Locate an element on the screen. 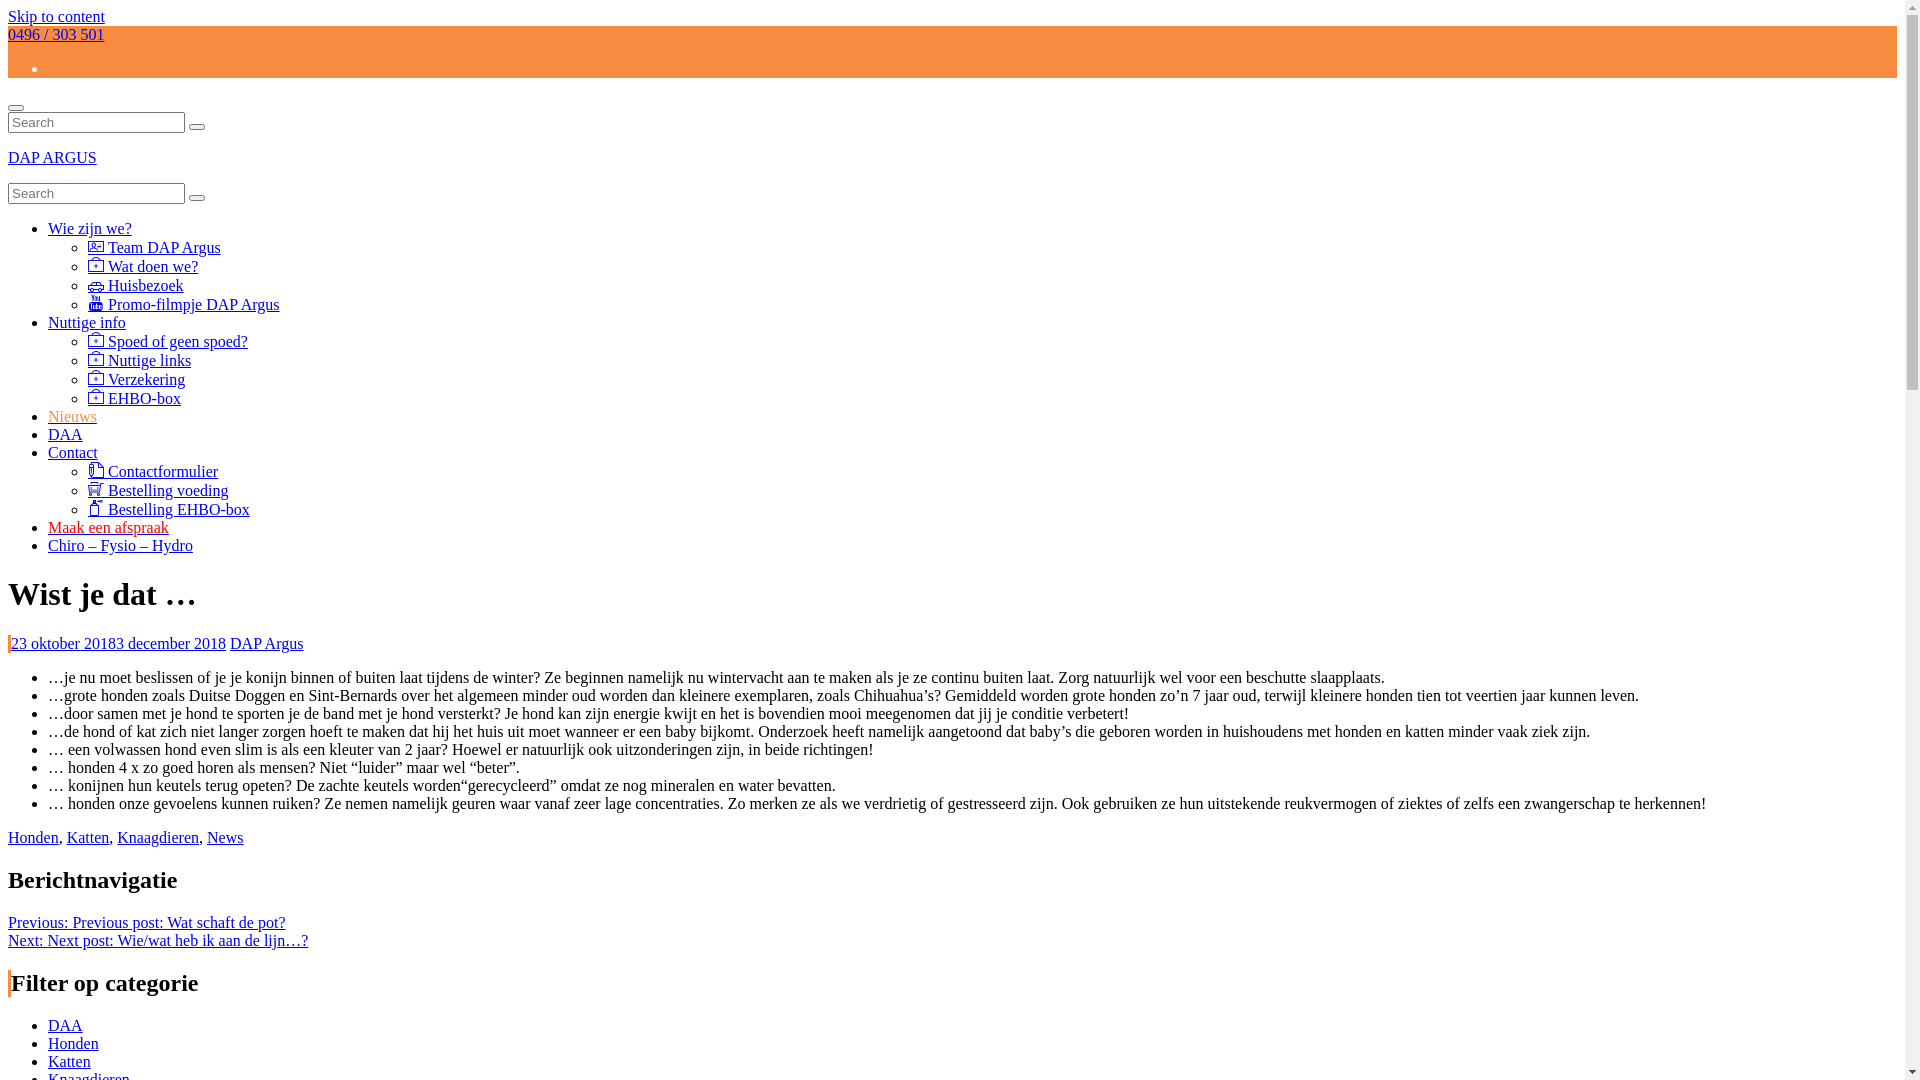  'Contactformulier' is located at coordinates (152, 471).